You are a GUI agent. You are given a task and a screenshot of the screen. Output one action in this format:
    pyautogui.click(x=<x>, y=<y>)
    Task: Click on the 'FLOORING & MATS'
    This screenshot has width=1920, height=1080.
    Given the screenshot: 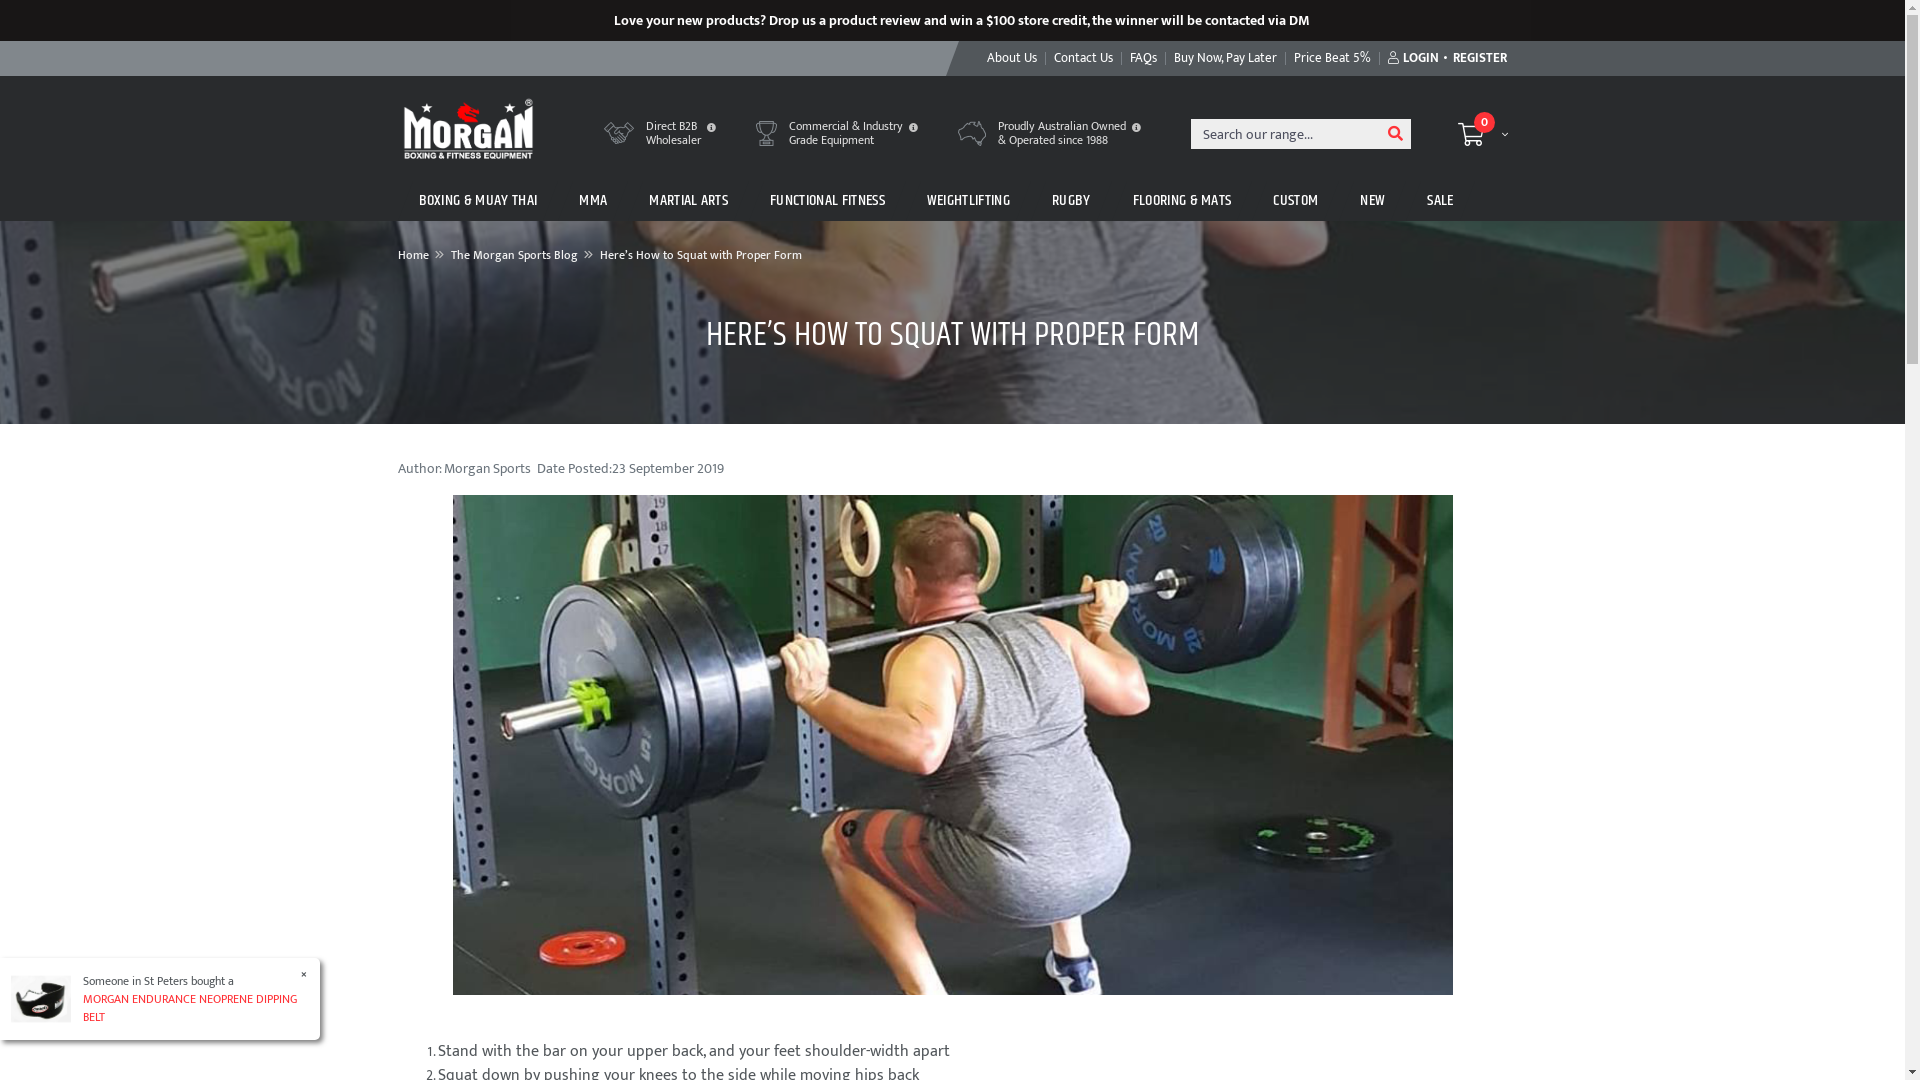 What is the action you would take?
    pyautogui.click(x=1182, y=200)
    